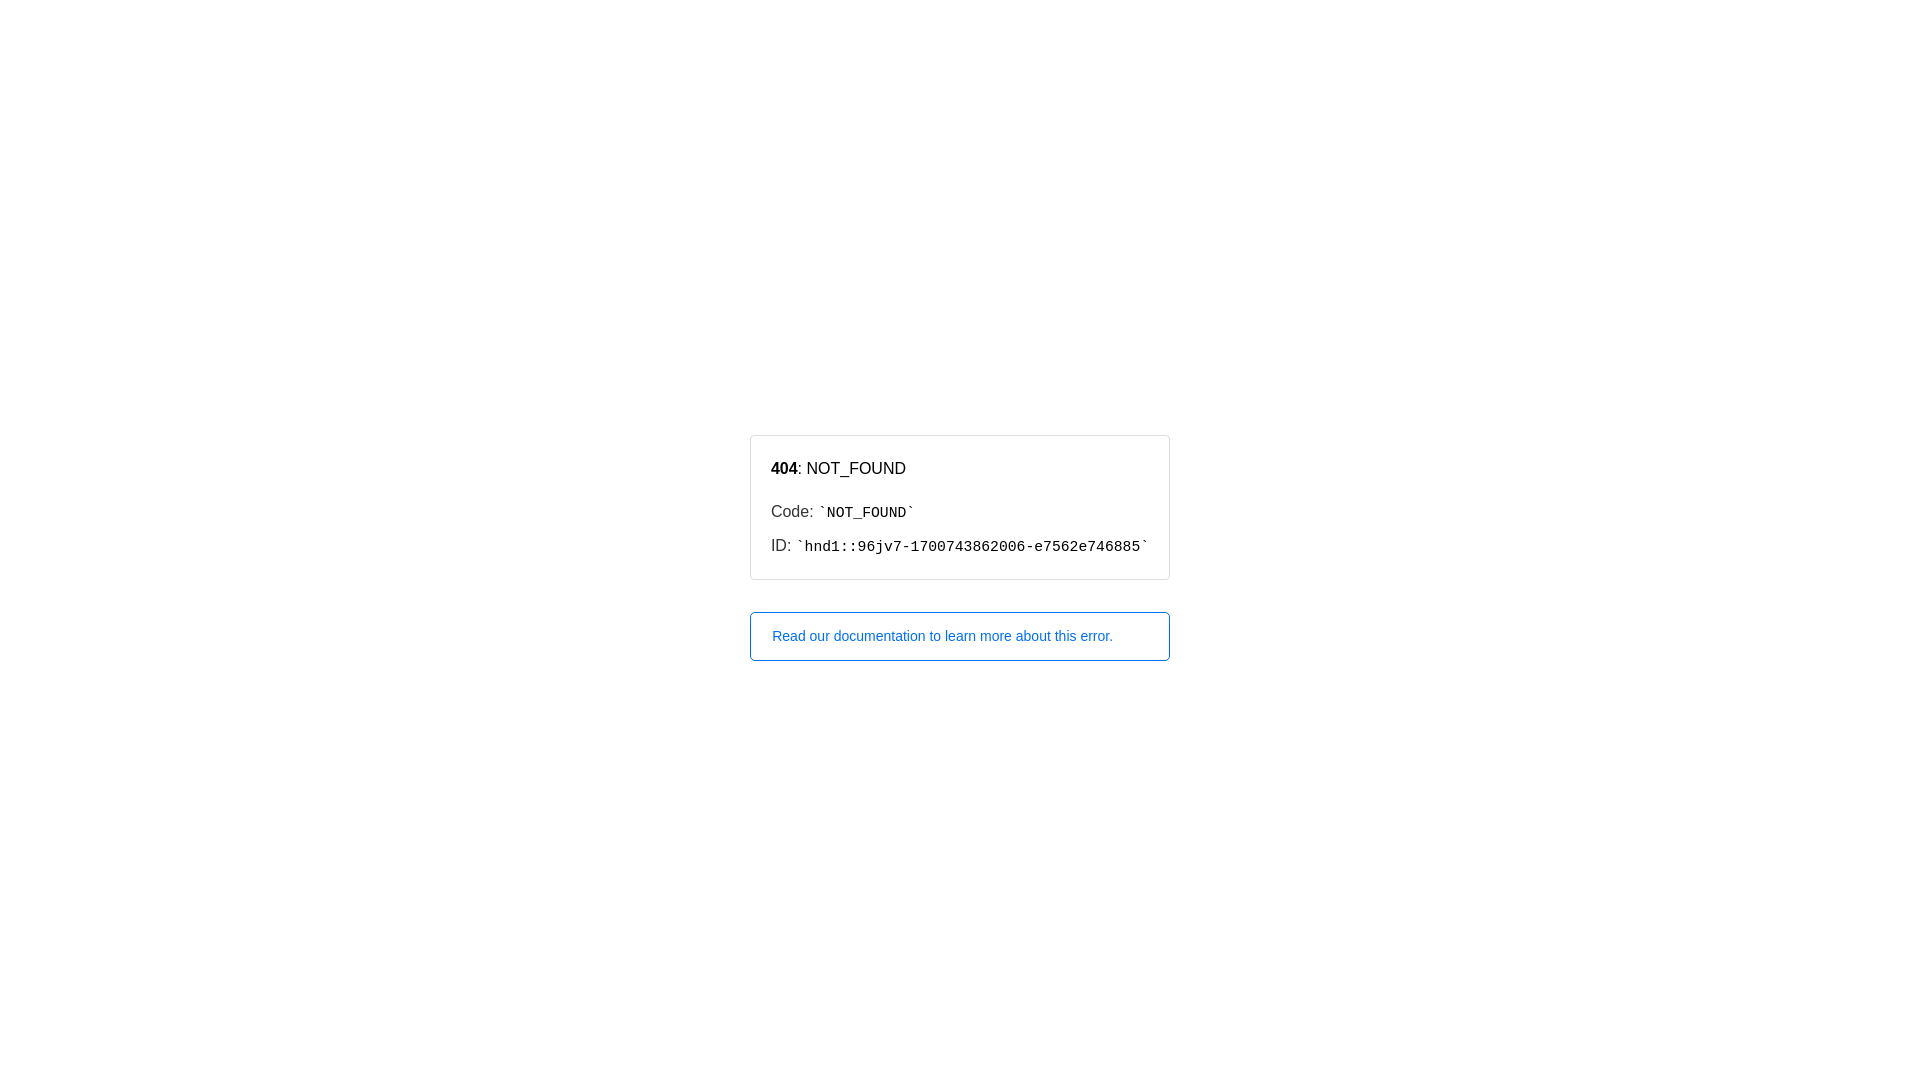 The image size is (1920, 1080). I want to click on 'Read our documentation to learn more about this error.', so click(960, 636).